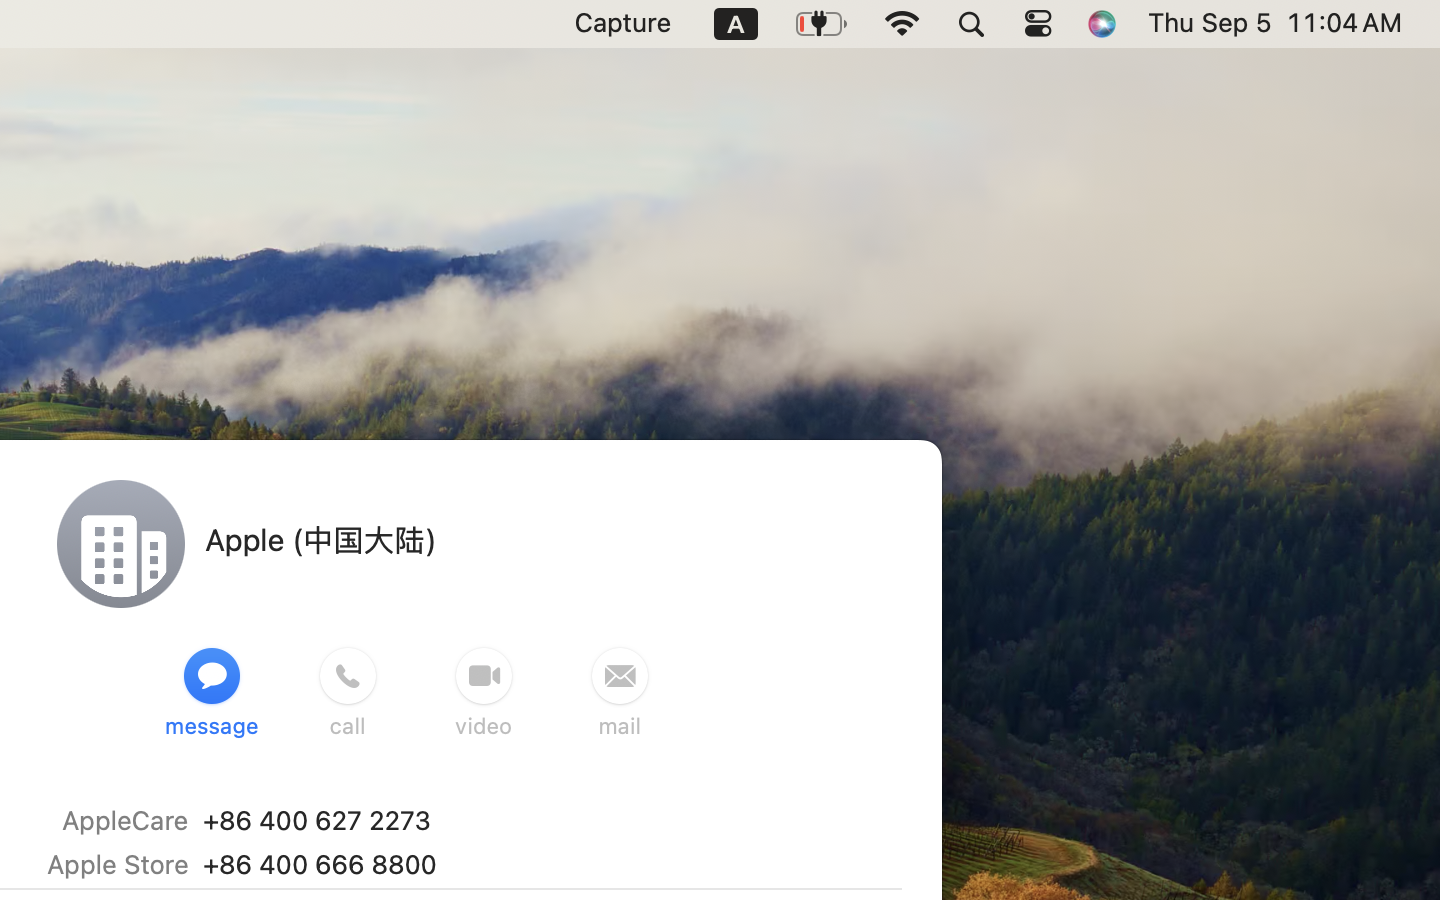 Image resolution: width=1440 pixels, height=900 pixels. What do you see at coordinates (117, 864) in the screenshot?
I see `'Apple Store'` at bounding box center [117, 864].